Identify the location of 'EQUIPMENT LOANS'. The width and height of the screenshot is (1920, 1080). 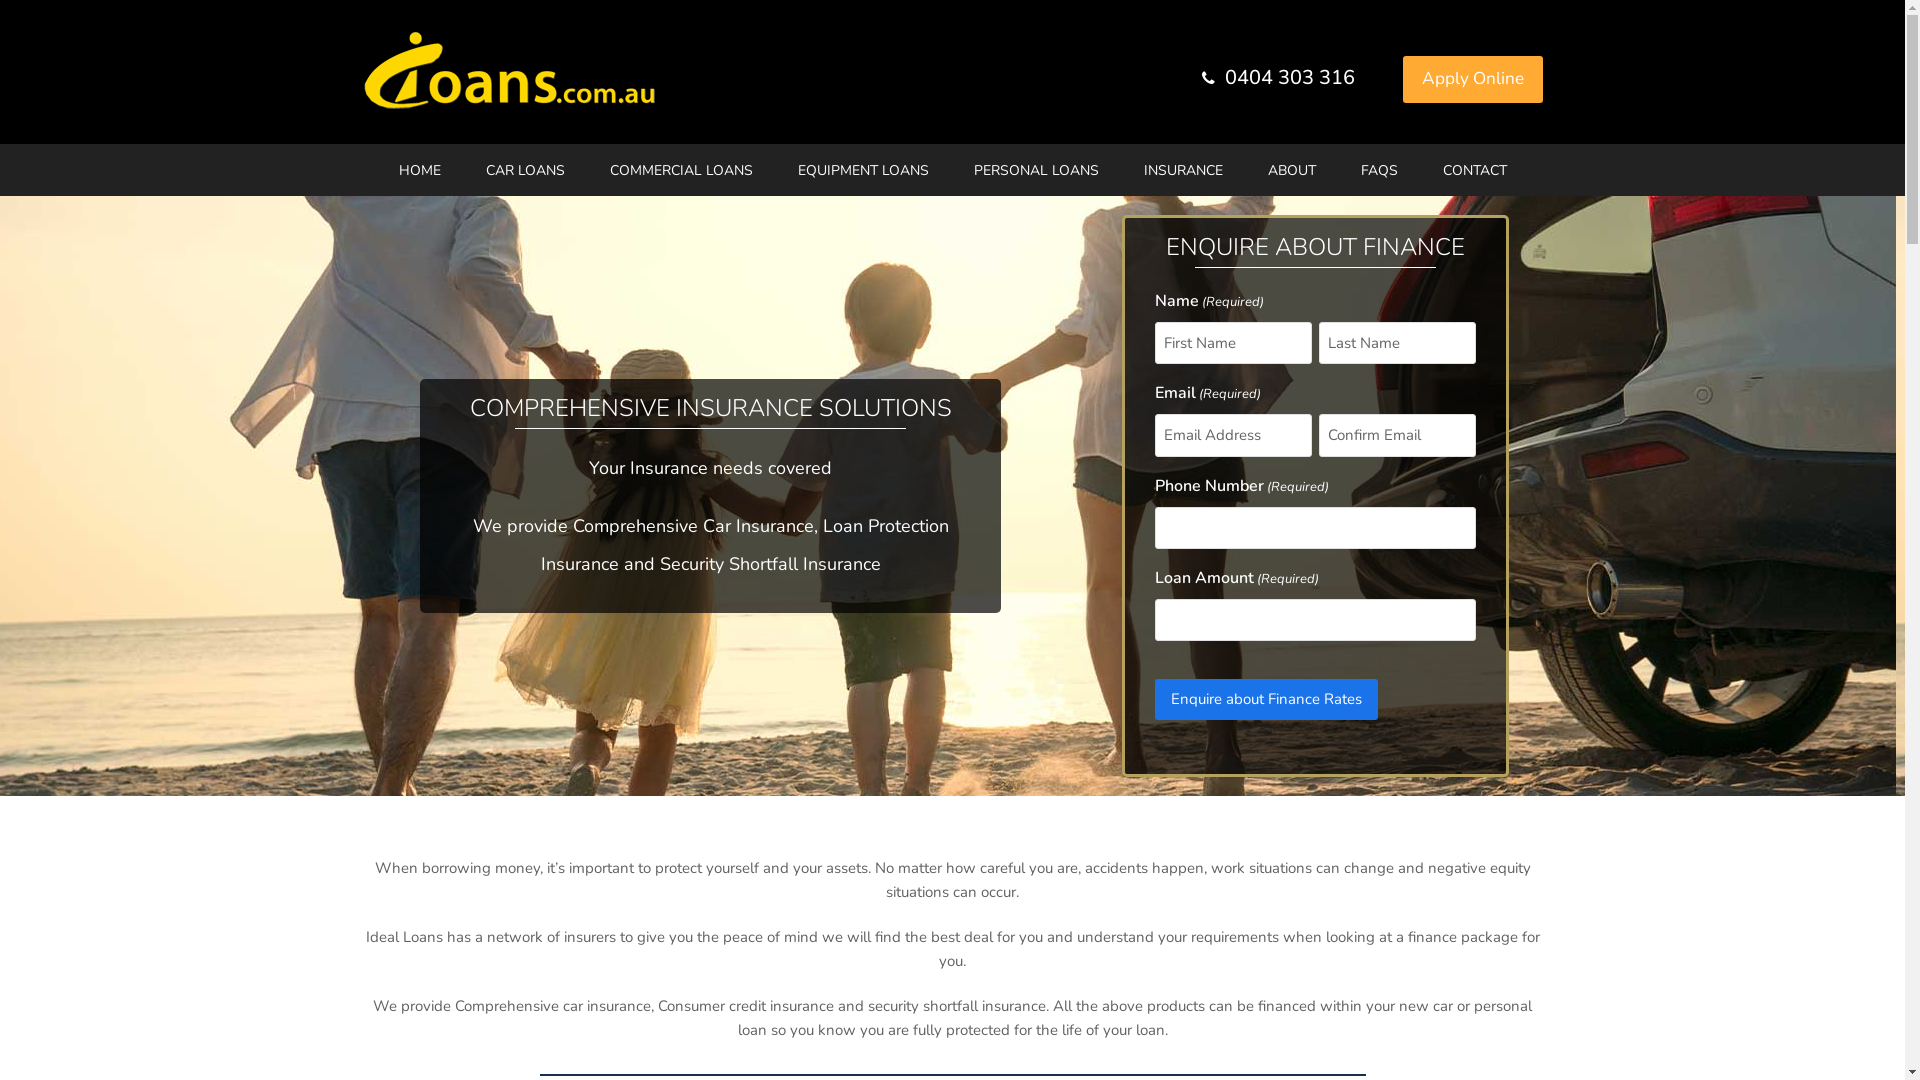
(863, 168).